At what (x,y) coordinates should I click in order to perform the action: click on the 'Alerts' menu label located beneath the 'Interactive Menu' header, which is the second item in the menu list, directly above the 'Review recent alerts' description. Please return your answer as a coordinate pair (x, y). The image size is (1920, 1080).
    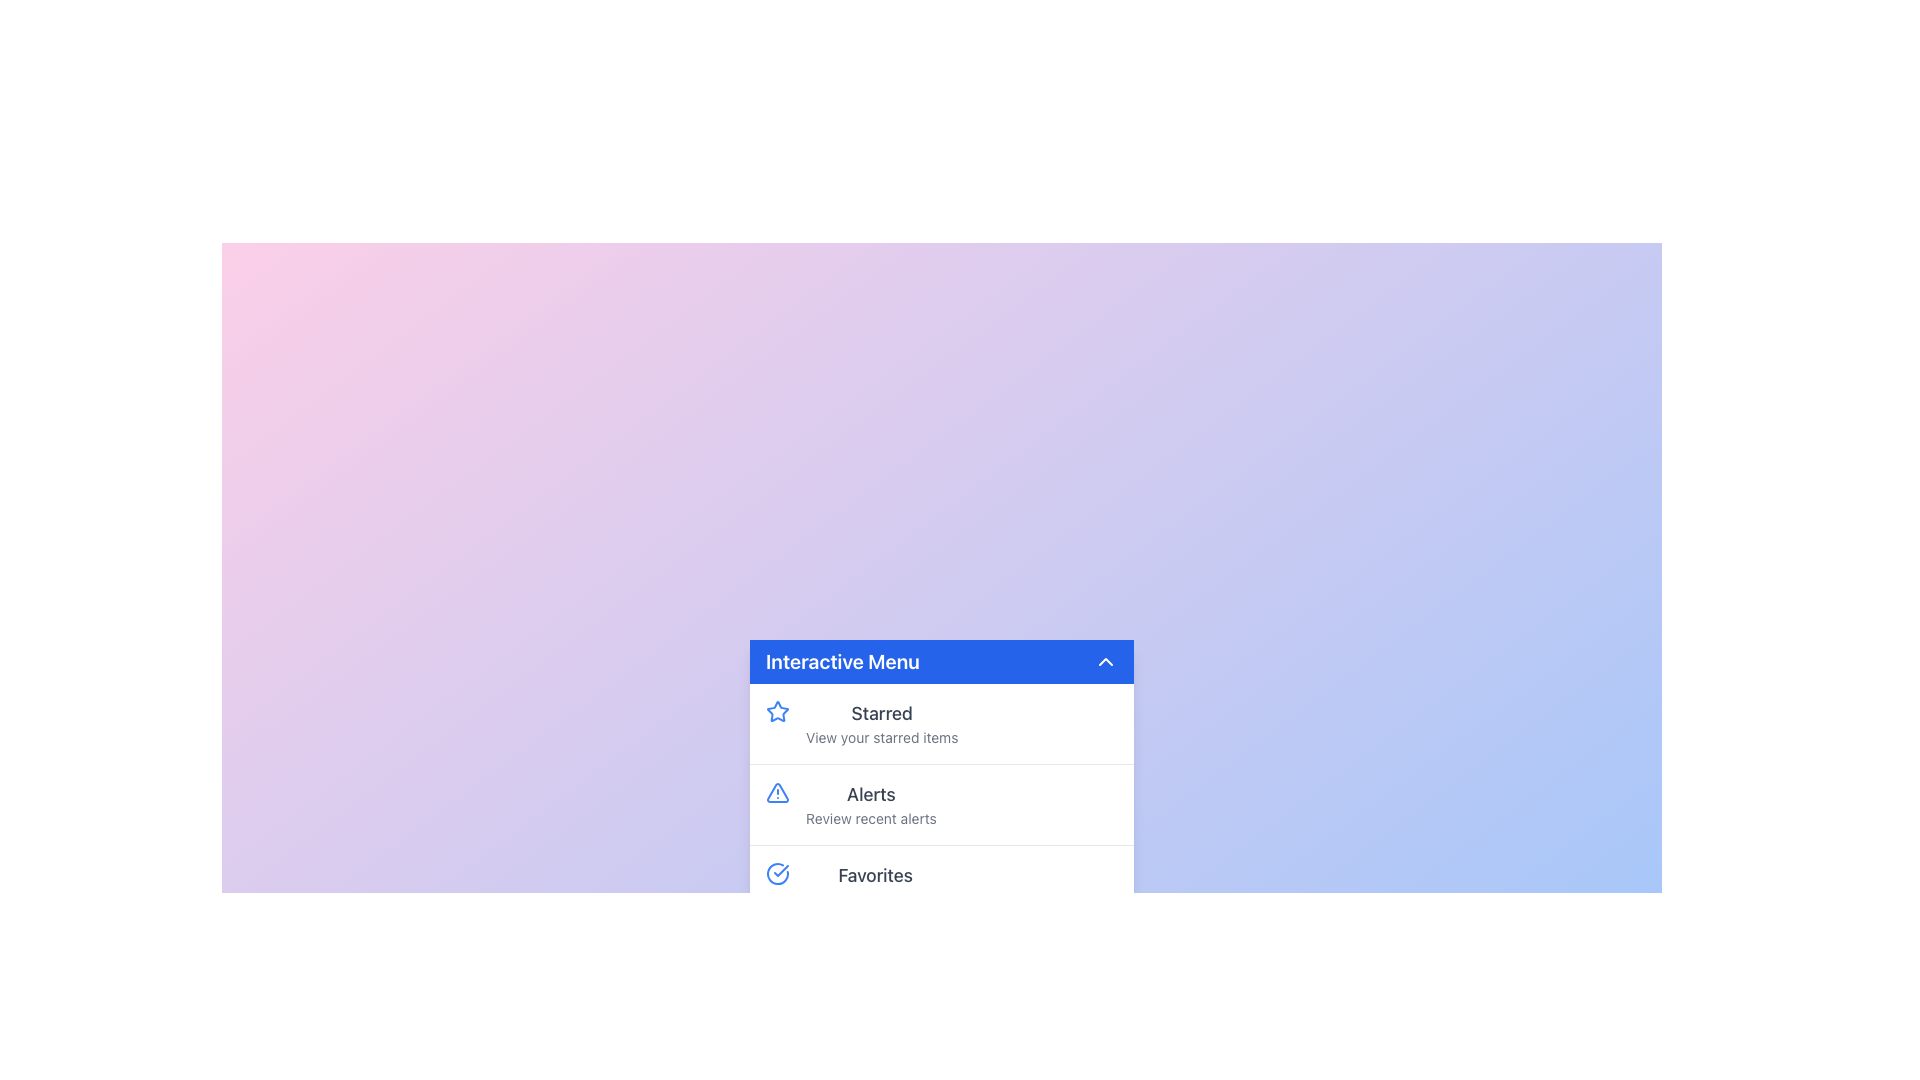
    Looking at the image, I should click on (871, 793).